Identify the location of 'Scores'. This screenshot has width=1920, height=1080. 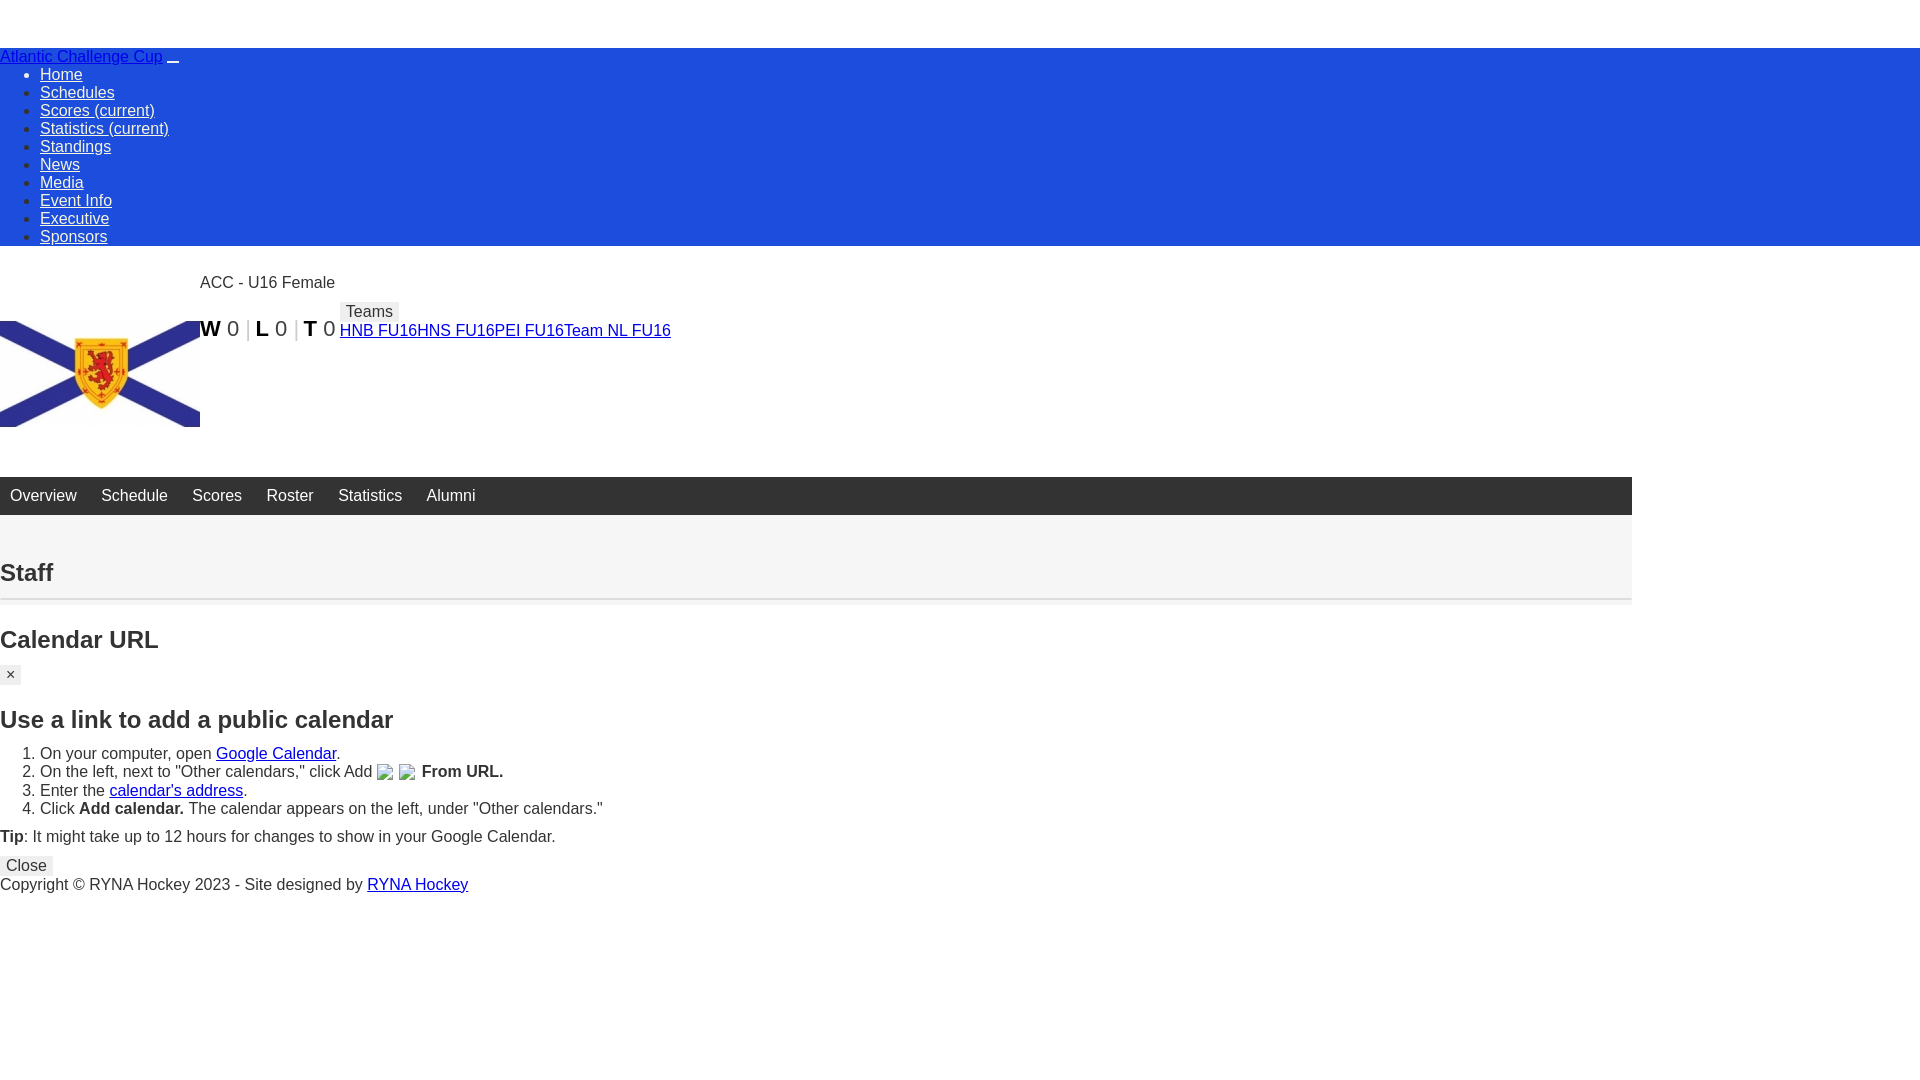
(216, 495).